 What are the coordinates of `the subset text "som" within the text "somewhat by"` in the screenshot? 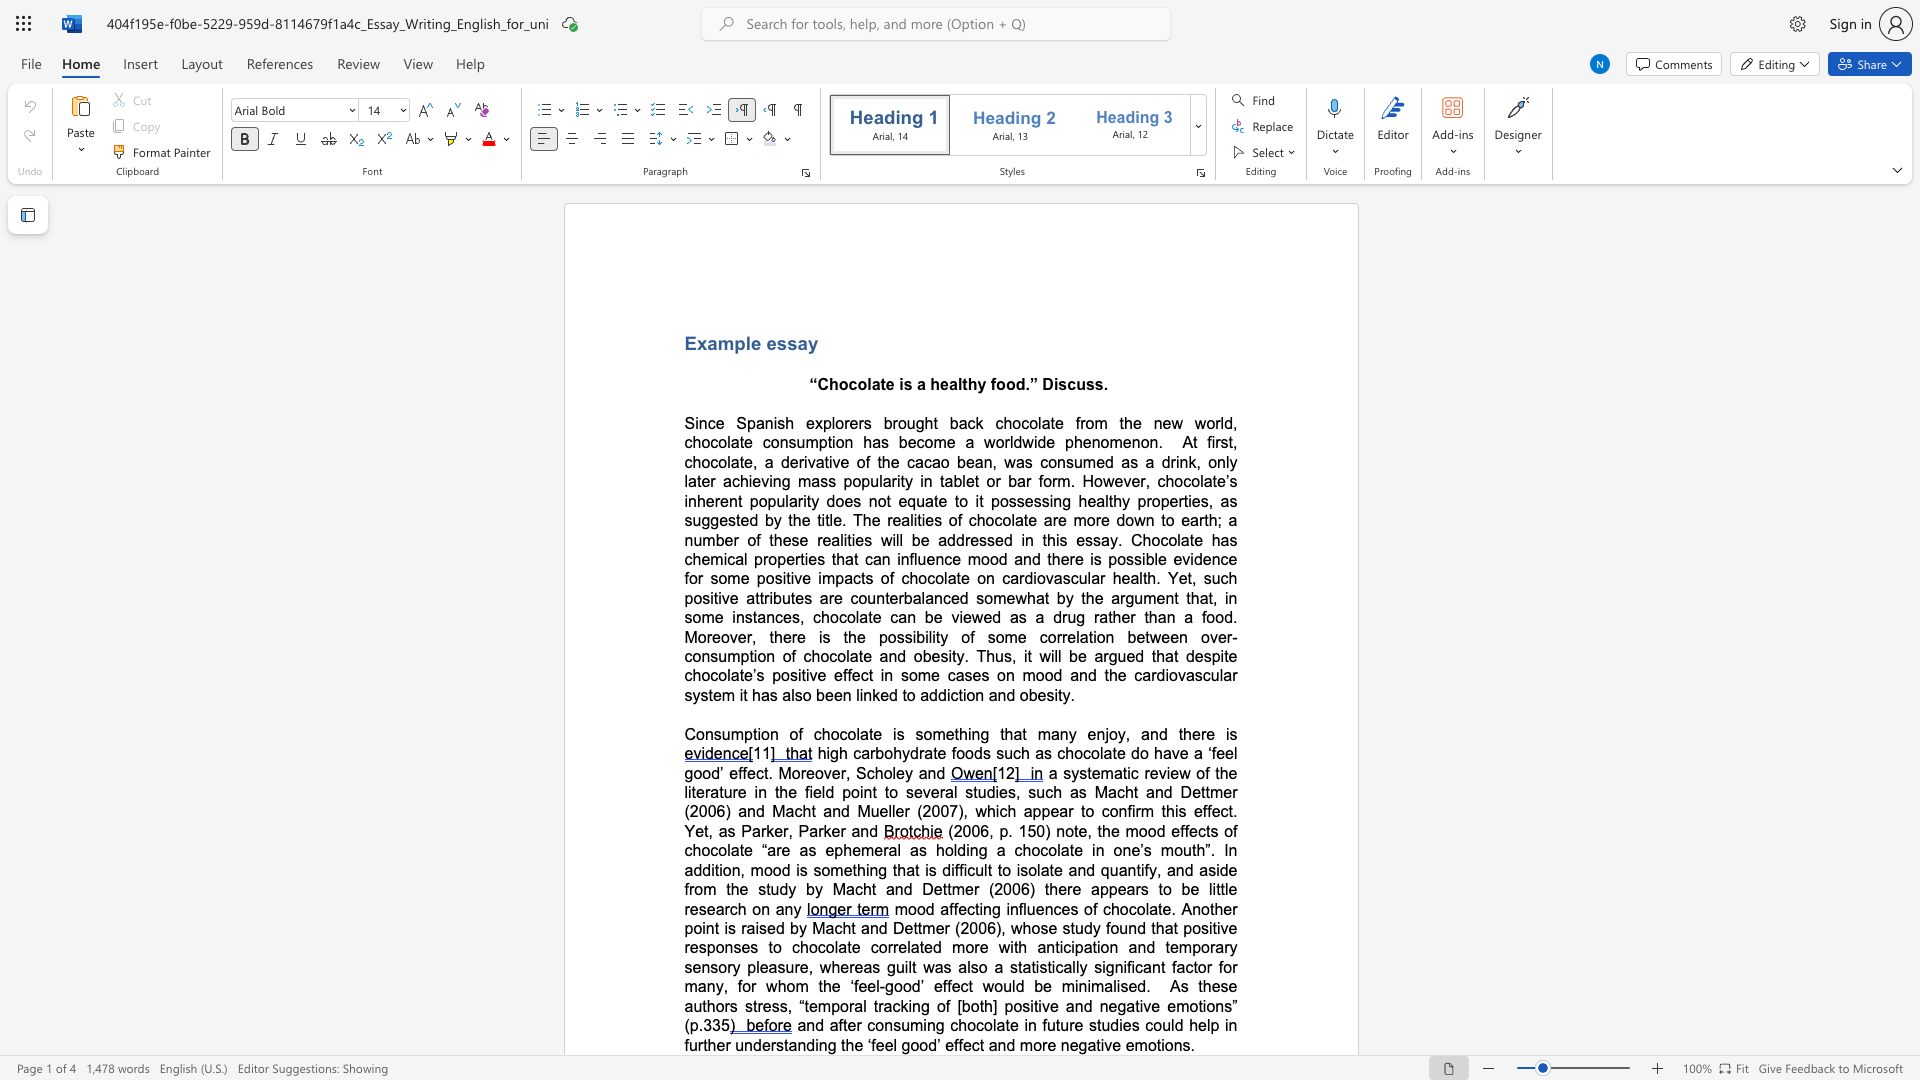 It's located at (976, 597).